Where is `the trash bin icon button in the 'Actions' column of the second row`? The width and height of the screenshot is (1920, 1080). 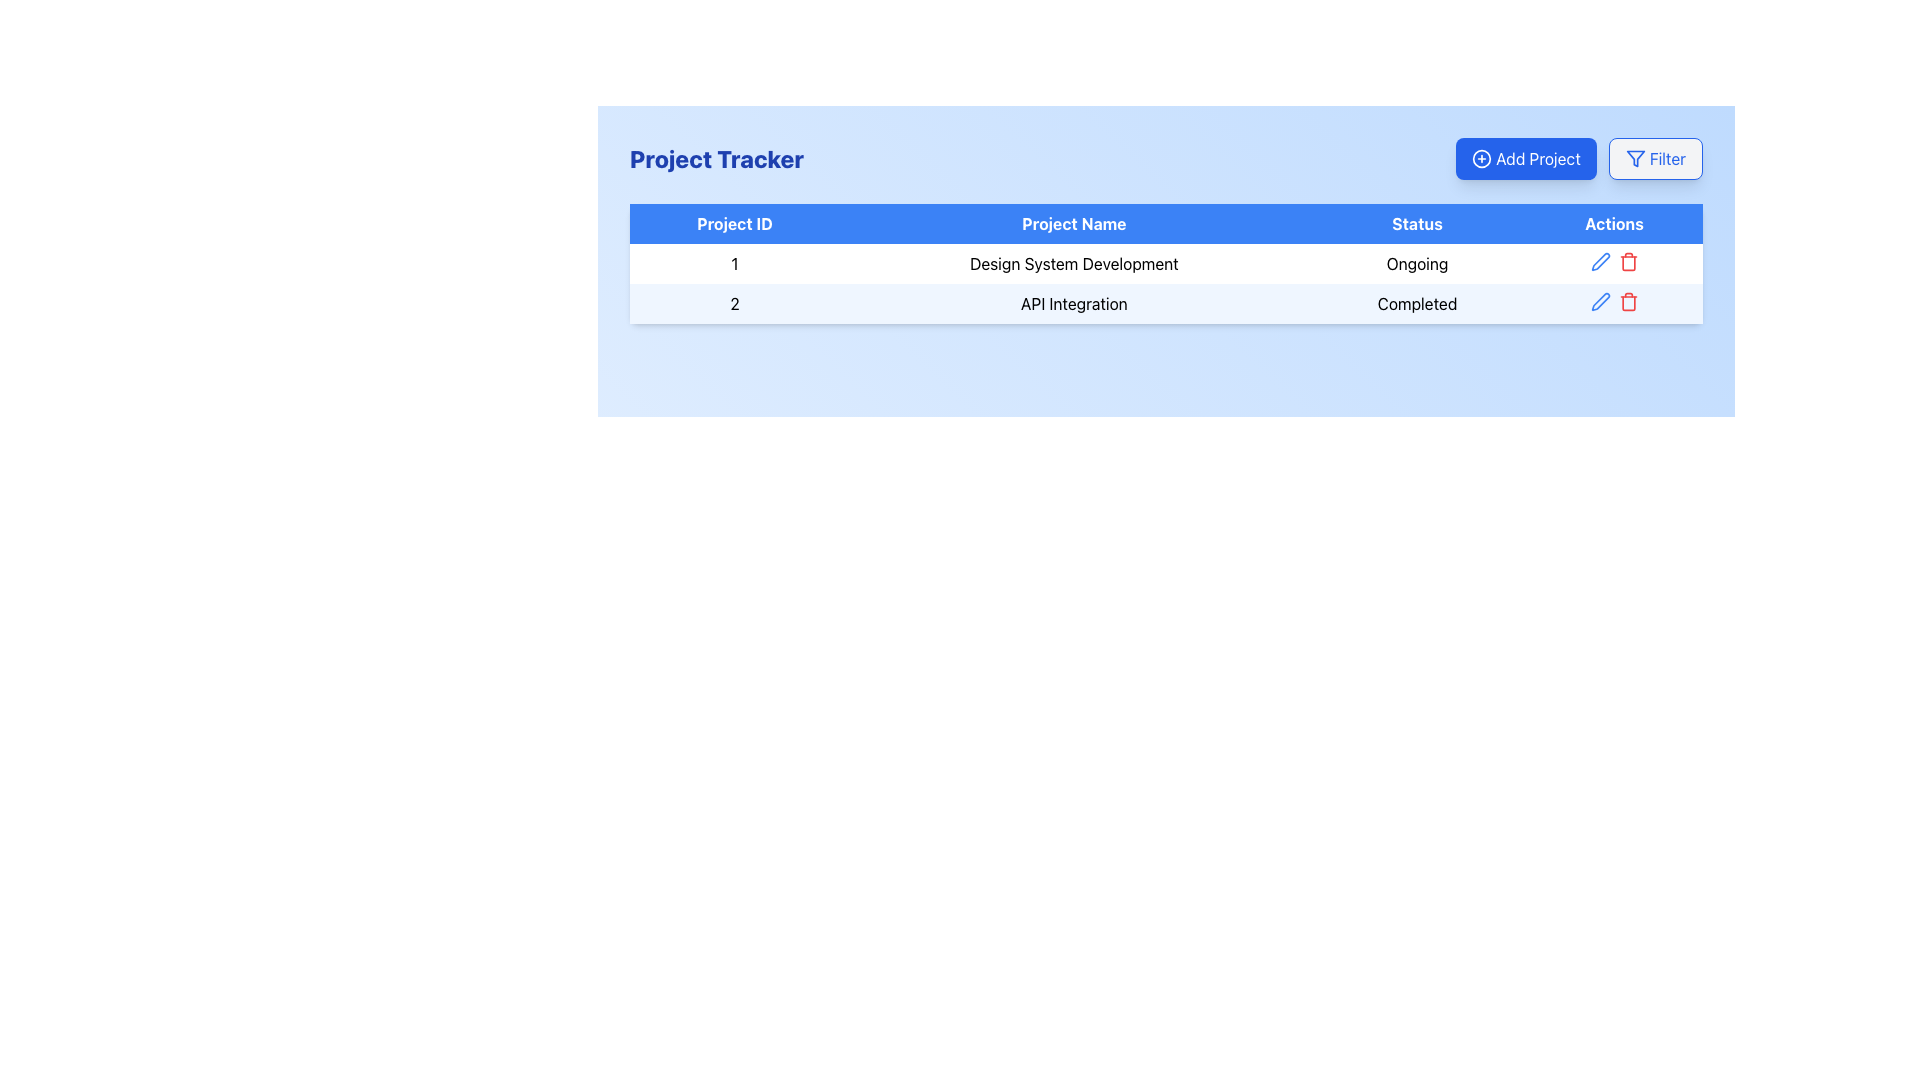
the trash bin icon button in the 'Actions' column of the second row is located at coordinates (1628, 301).